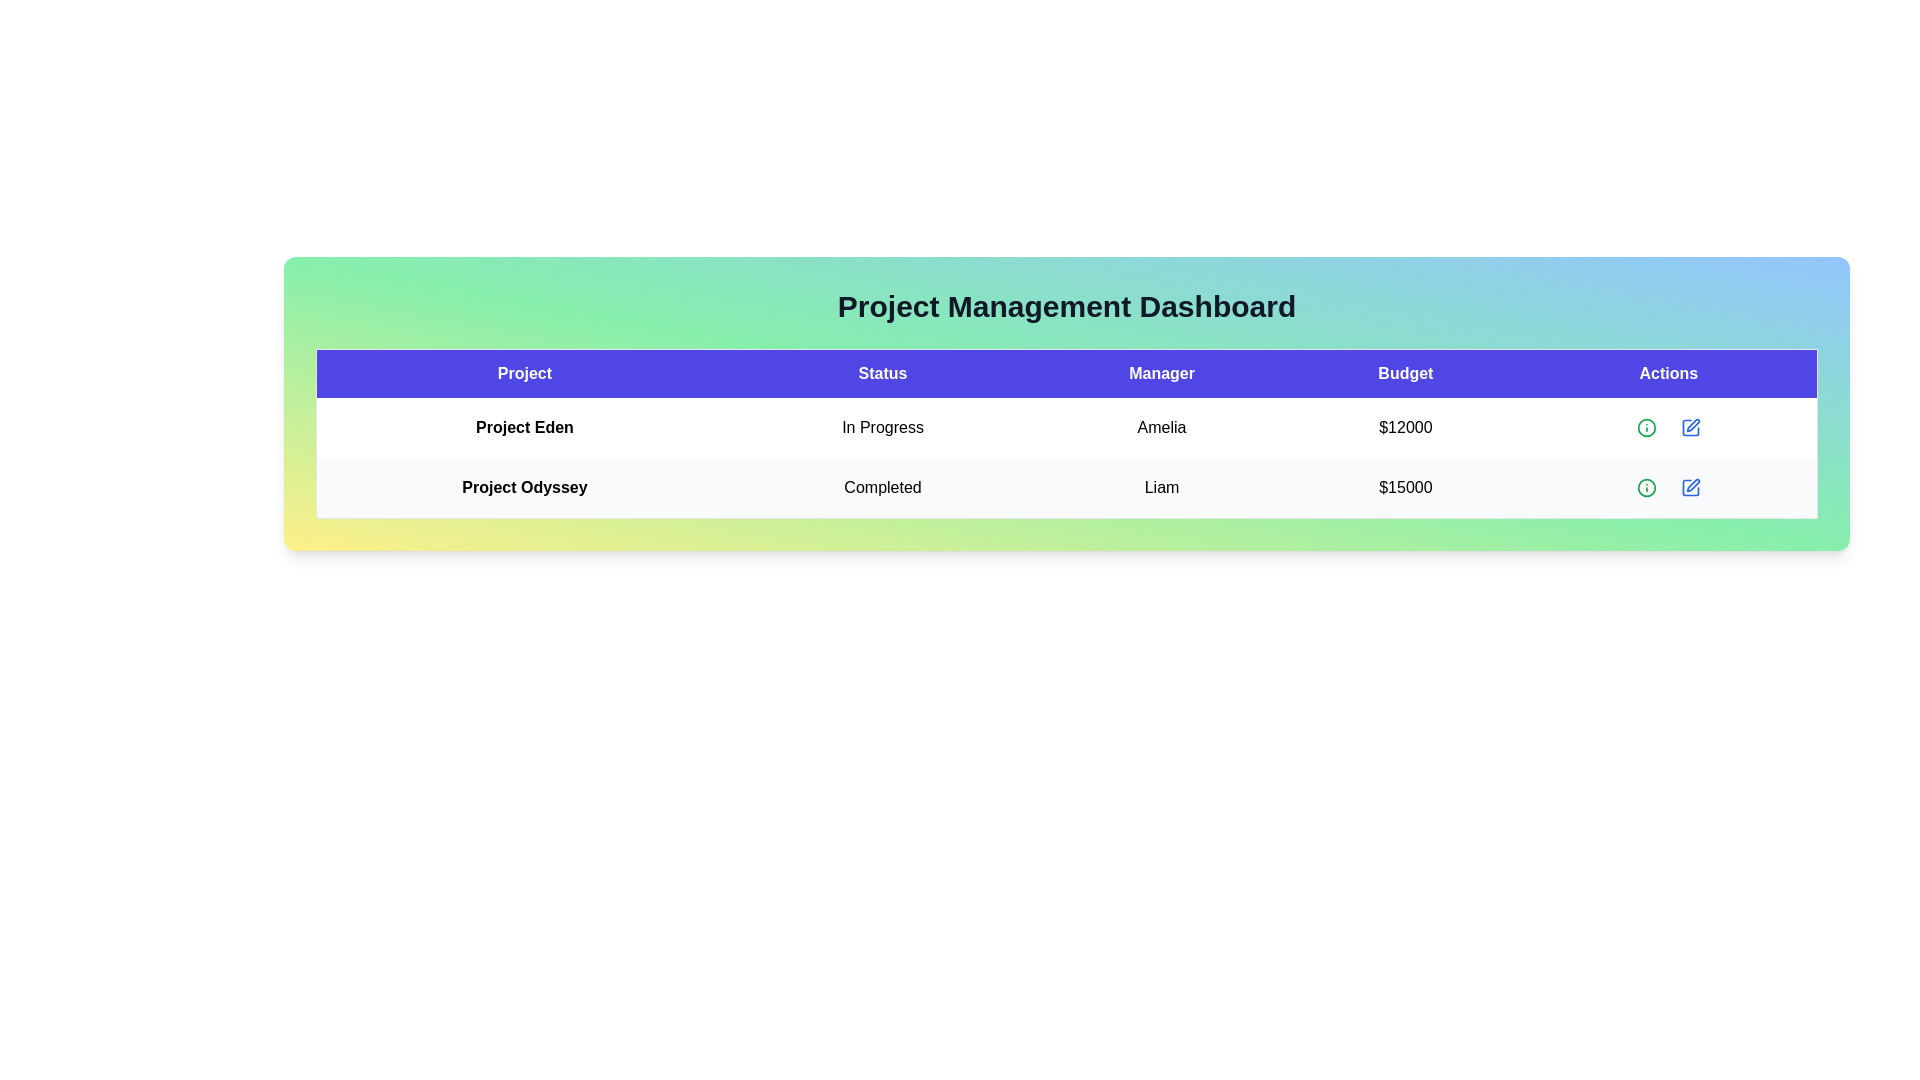  I want to click on the circular icon in the 'Actions' row for 'Project Odyssey', so click(1646, 427).